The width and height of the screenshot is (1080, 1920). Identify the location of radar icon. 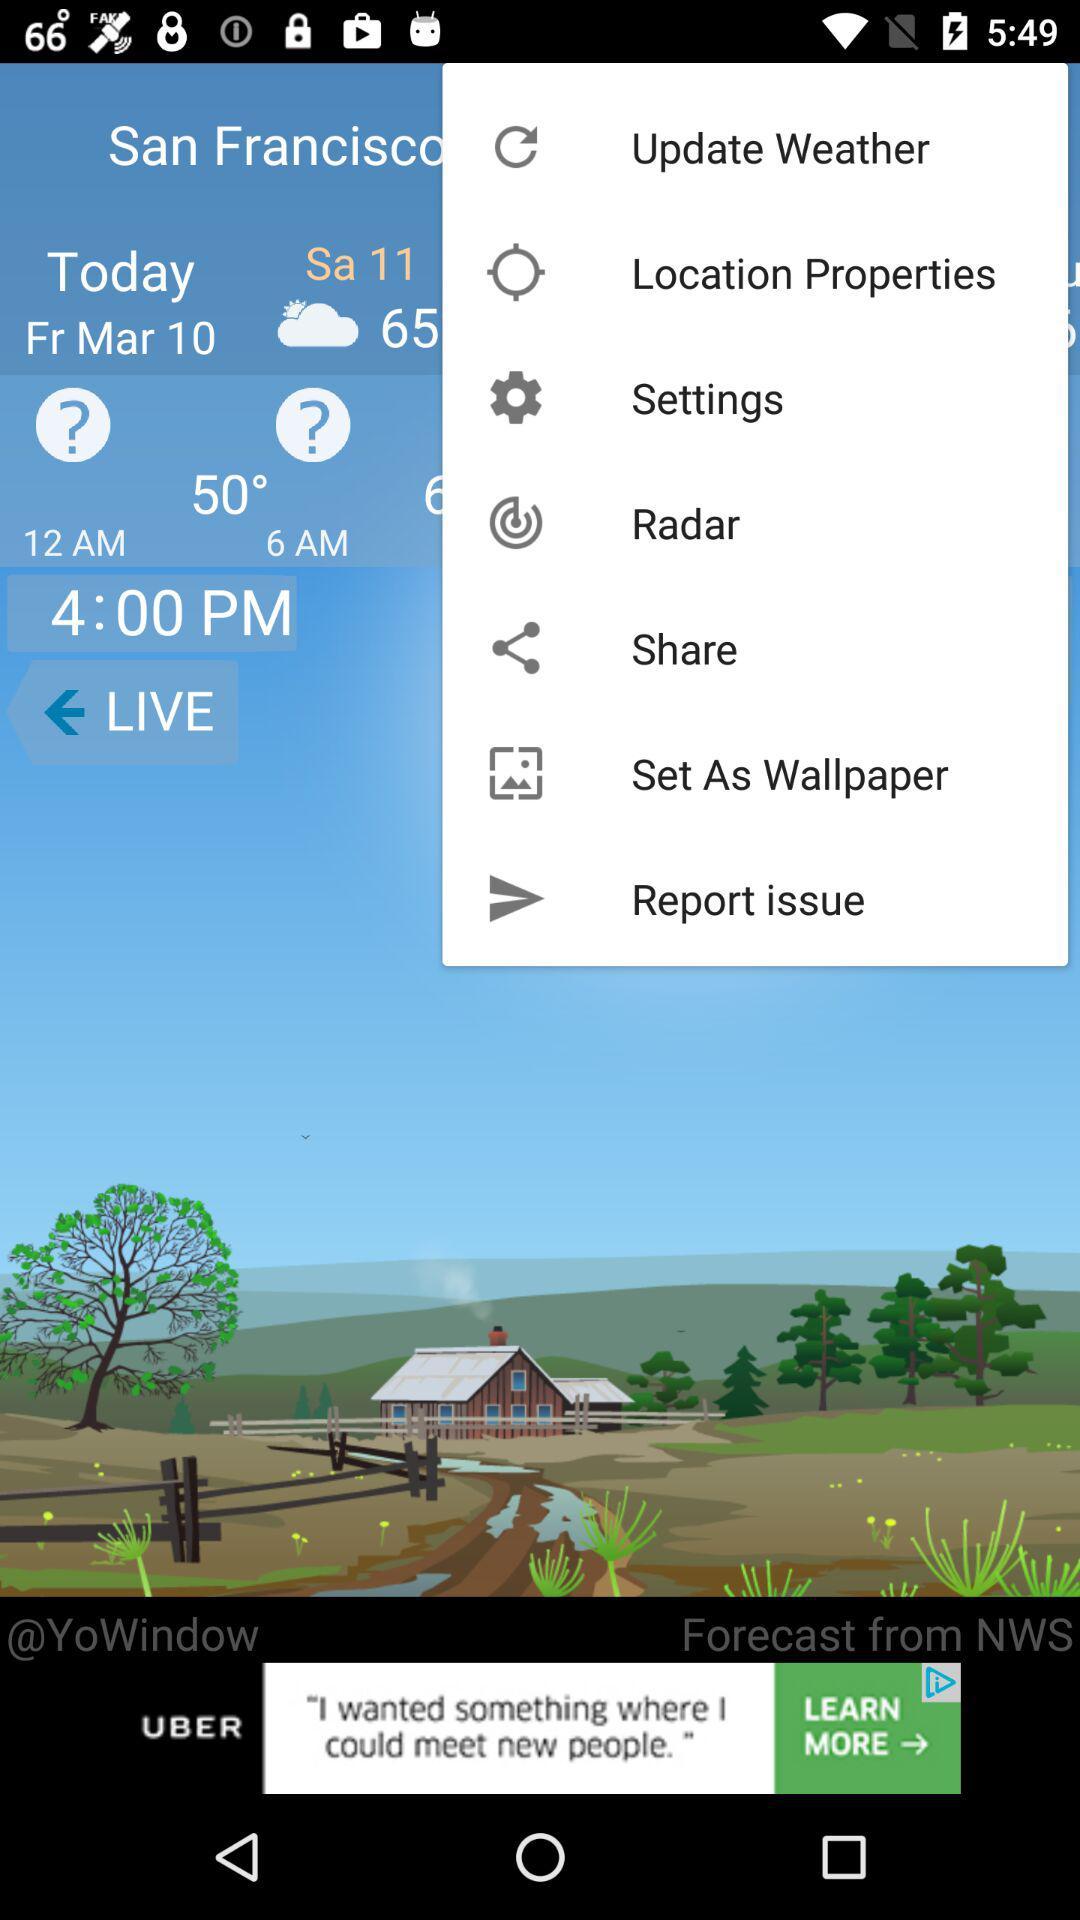
(684, 522).